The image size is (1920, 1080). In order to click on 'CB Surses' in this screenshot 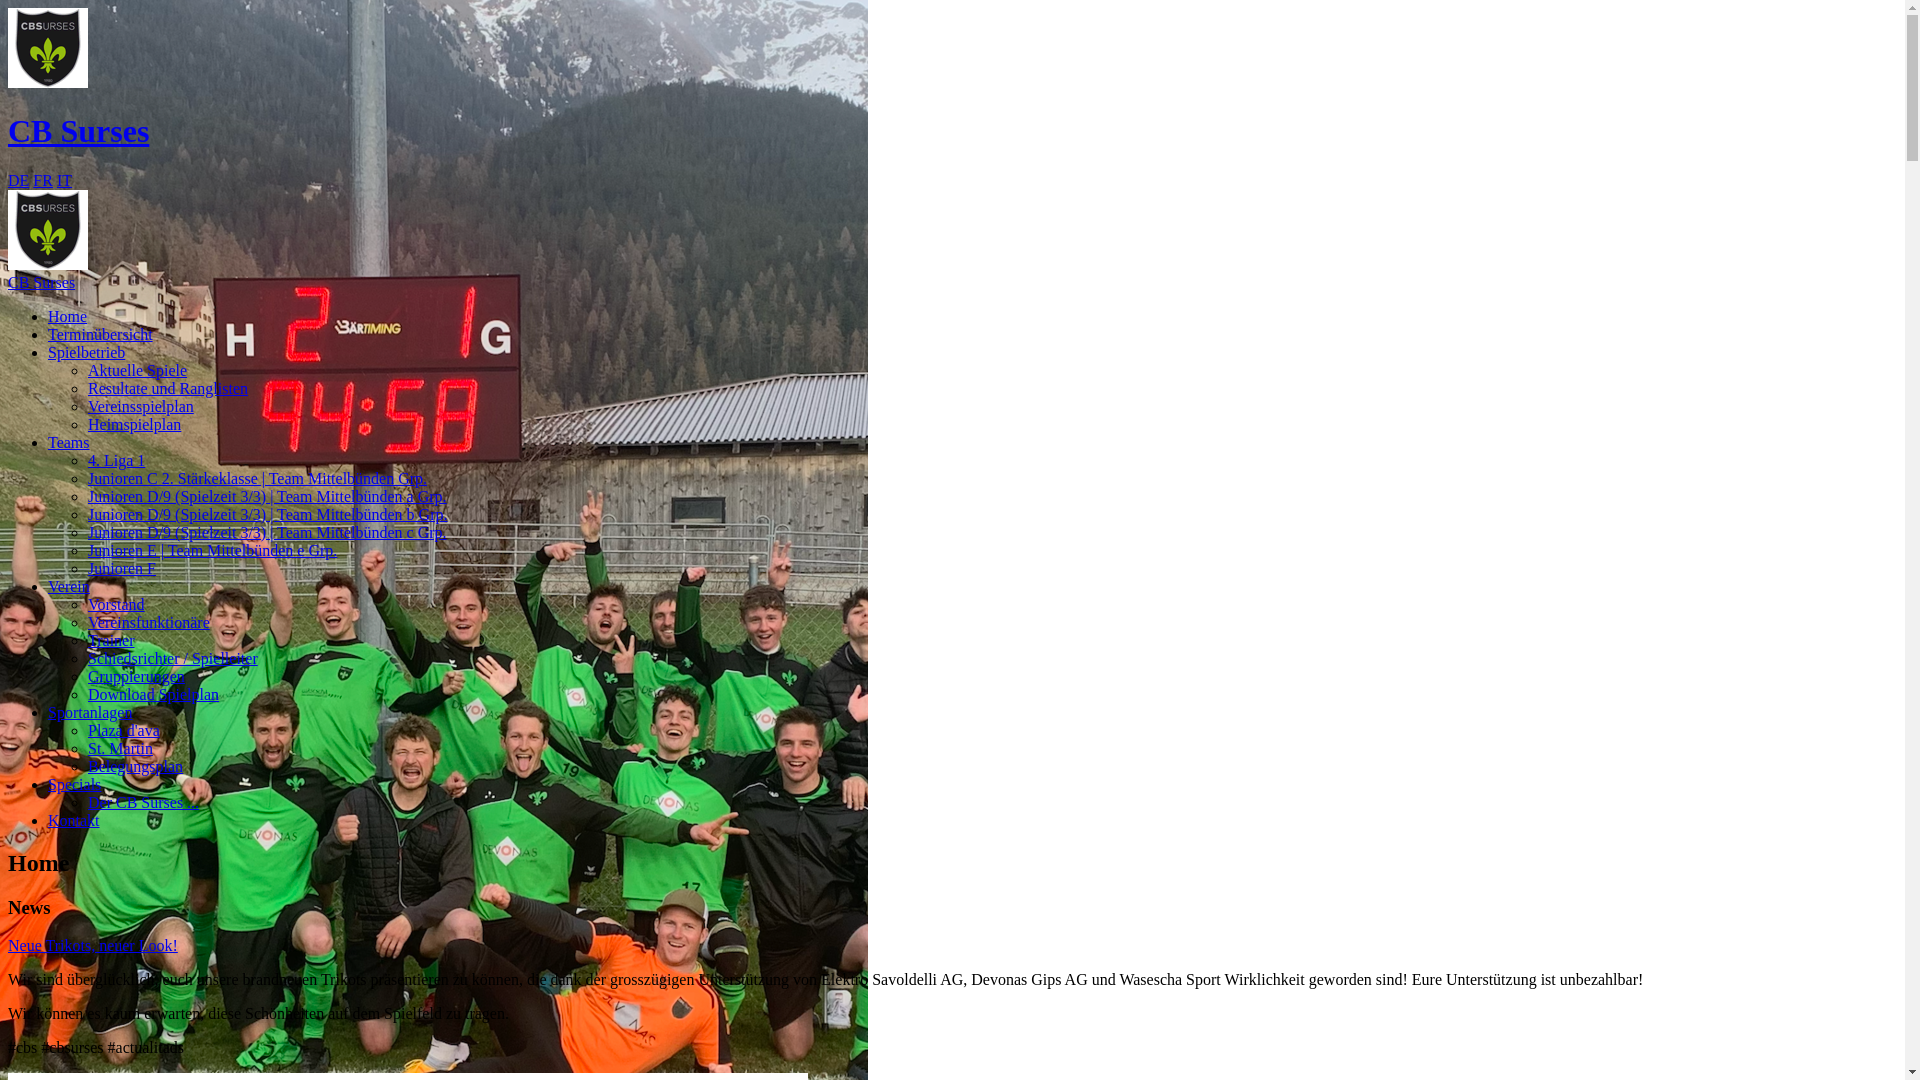, I will do `click(951, 292)`.